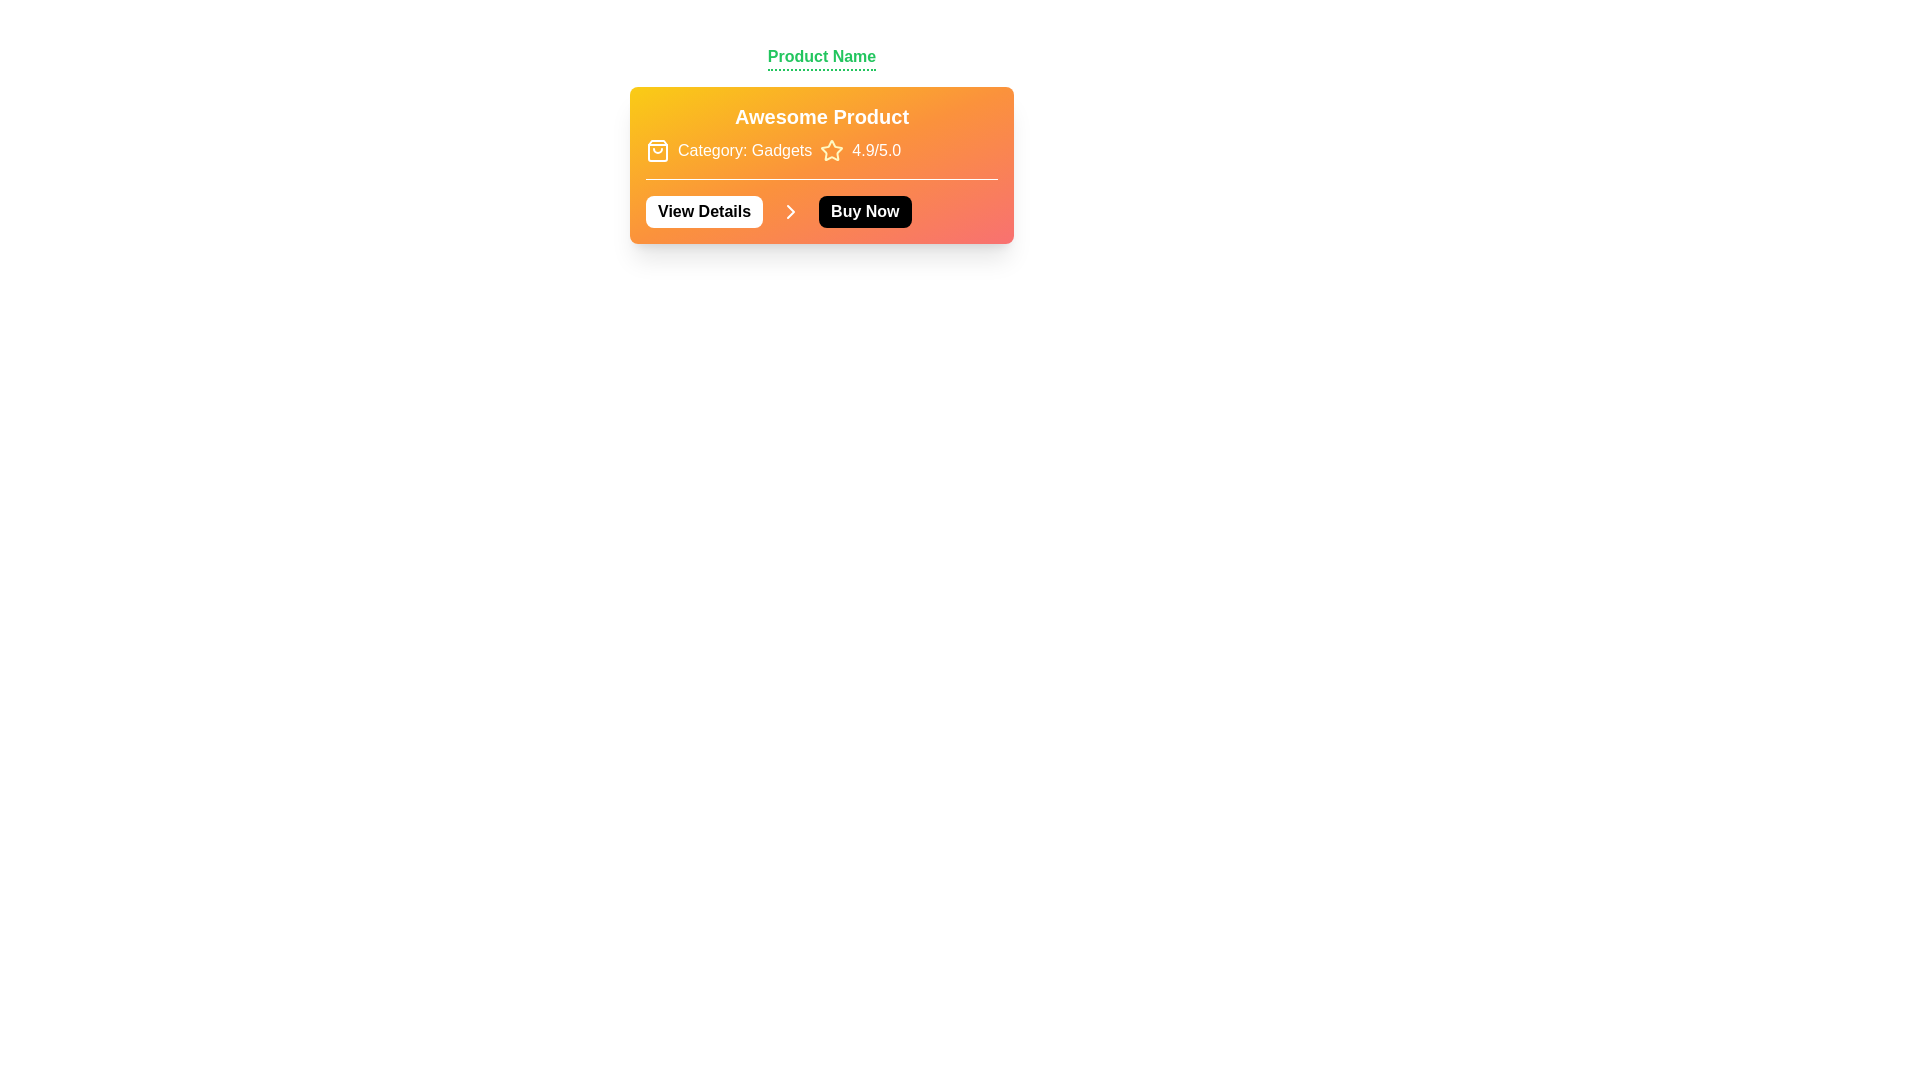  I want to click on the text label displaying '4.9/5.0', which is positioned to the right of the yellow star icon in the top section of the card interface, so click(876, 149).